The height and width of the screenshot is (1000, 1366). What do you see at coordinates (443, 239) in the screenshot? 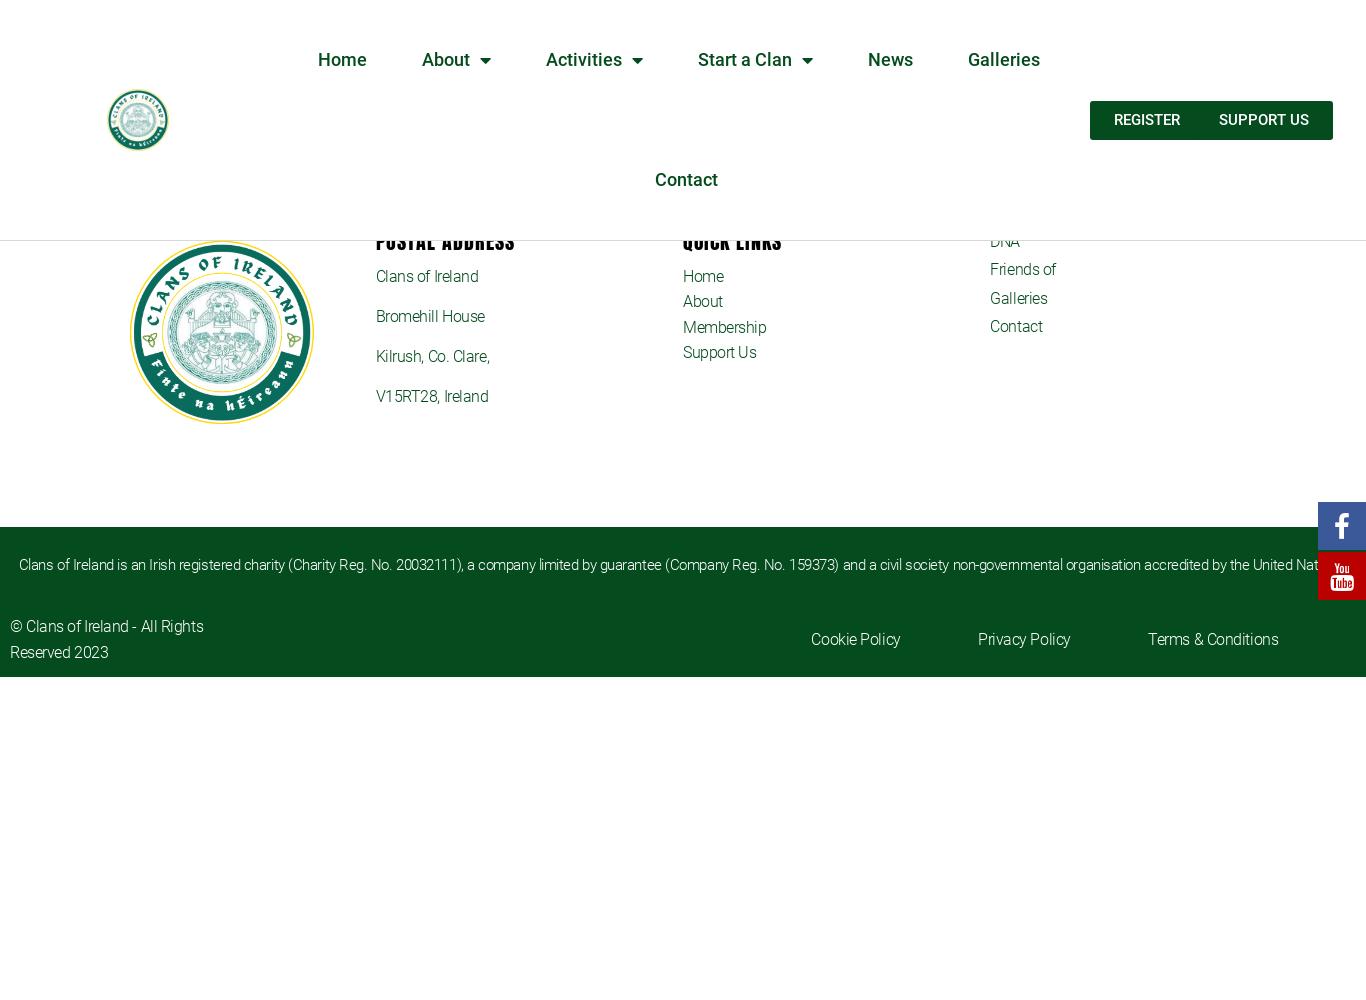
I see `'Postal Address'` at bounding box center [443, 239].